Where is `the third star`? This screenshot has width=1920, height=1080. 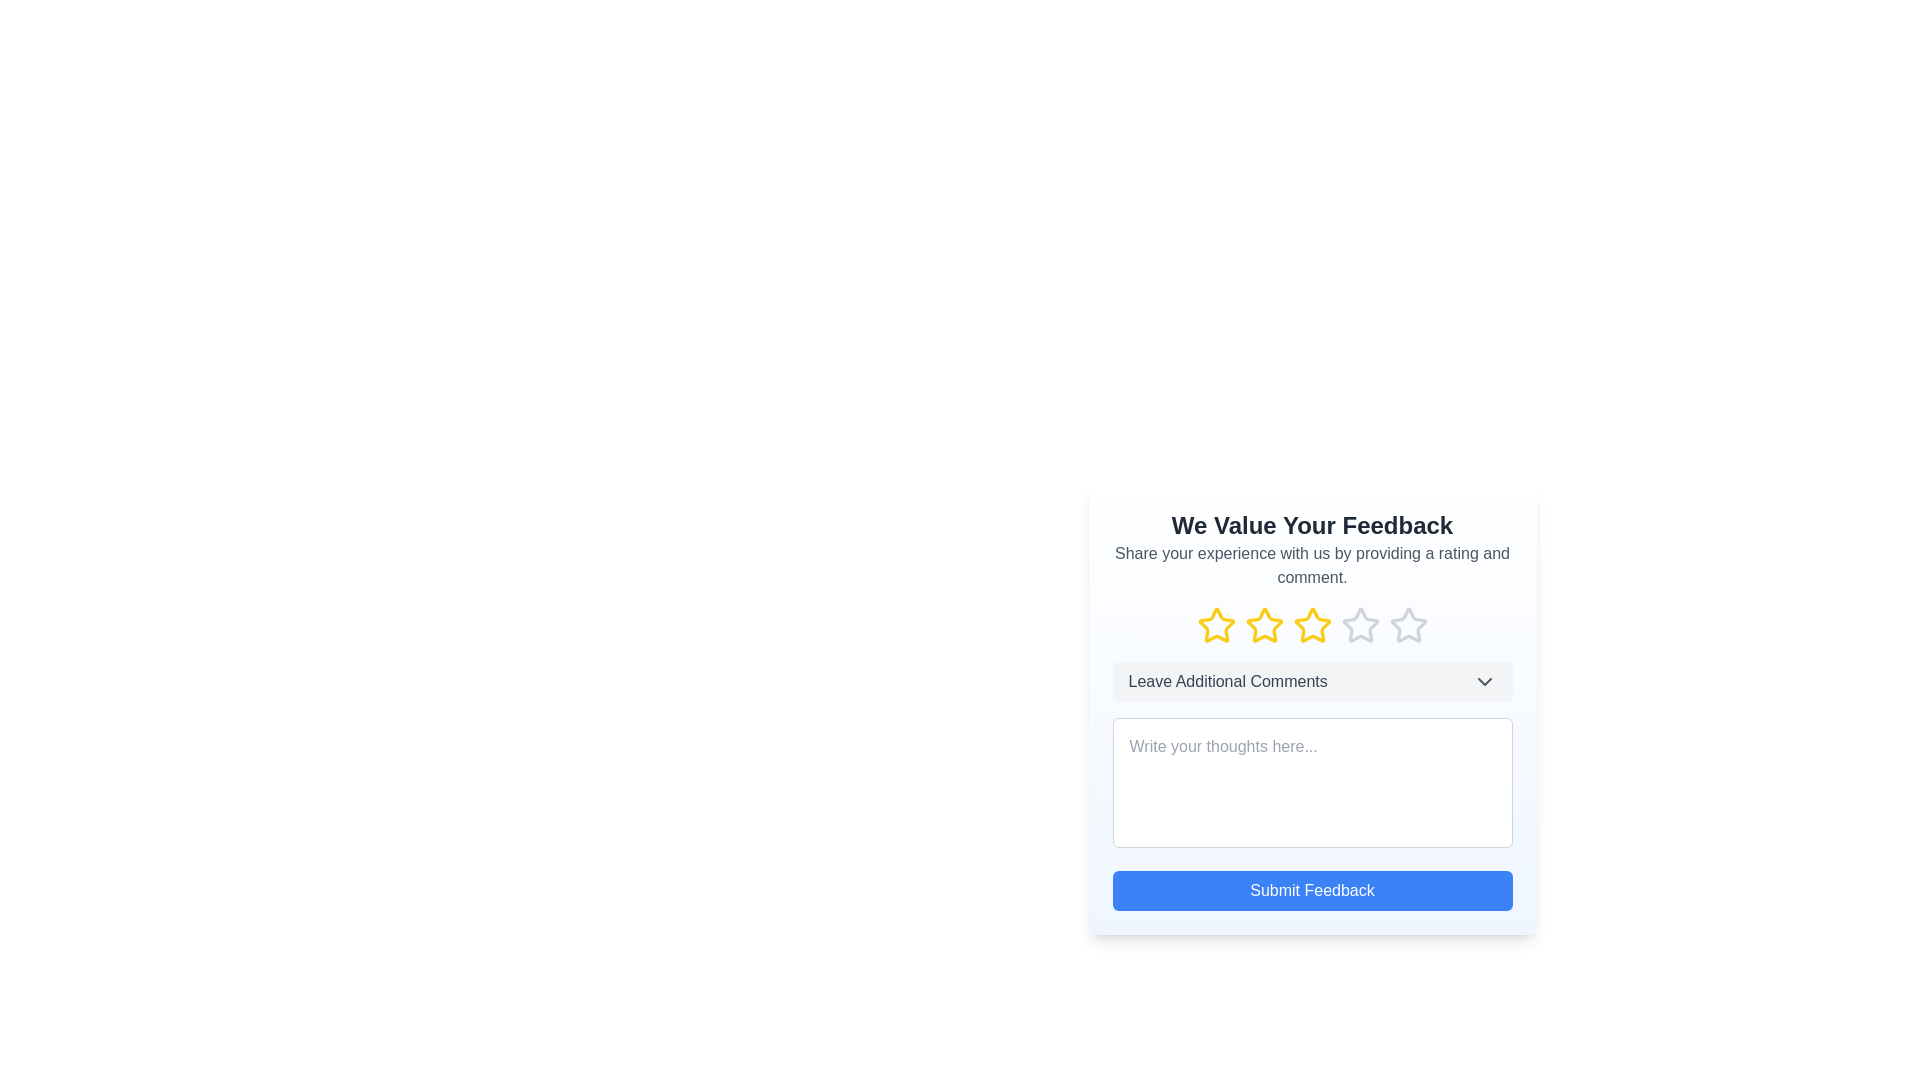
the third star is located at coordinates (1311, 623).